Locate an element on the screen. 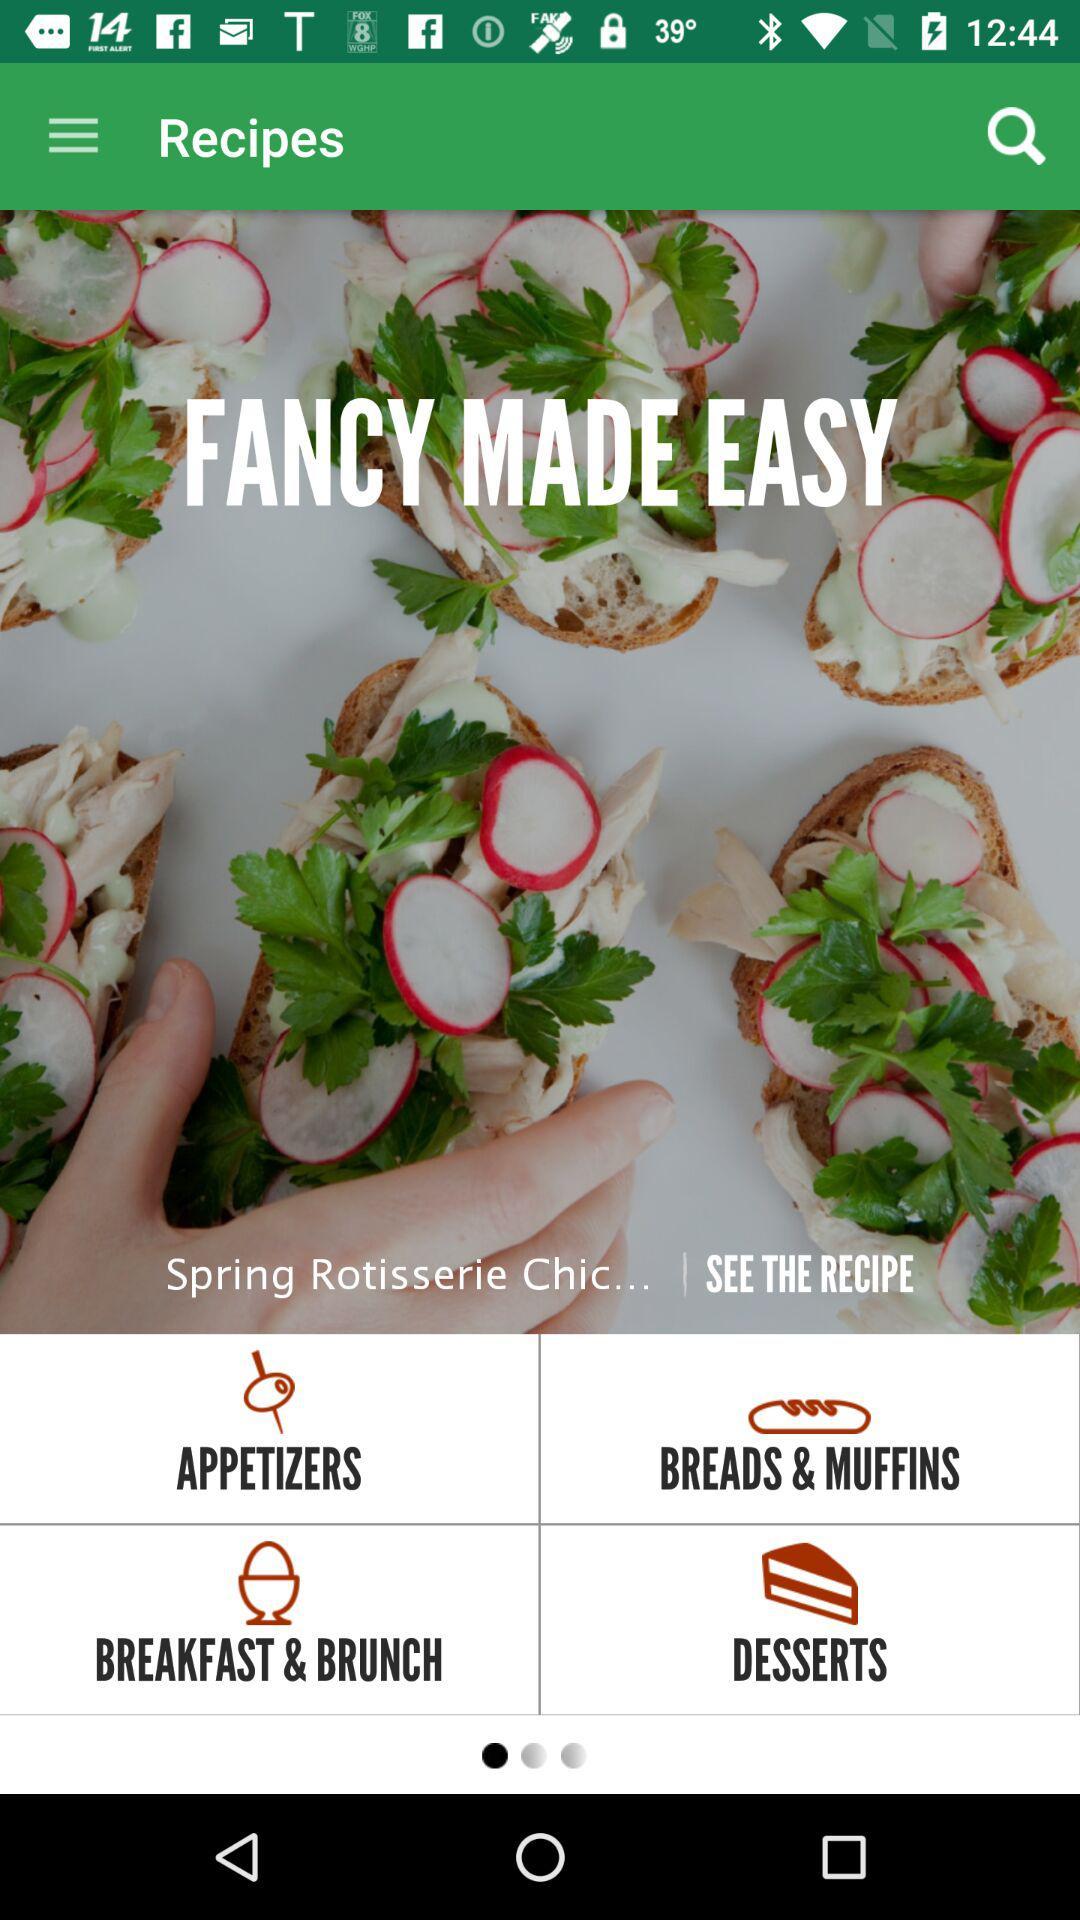  the icon above the fancy made easy item is located at coordinates (72, 135).